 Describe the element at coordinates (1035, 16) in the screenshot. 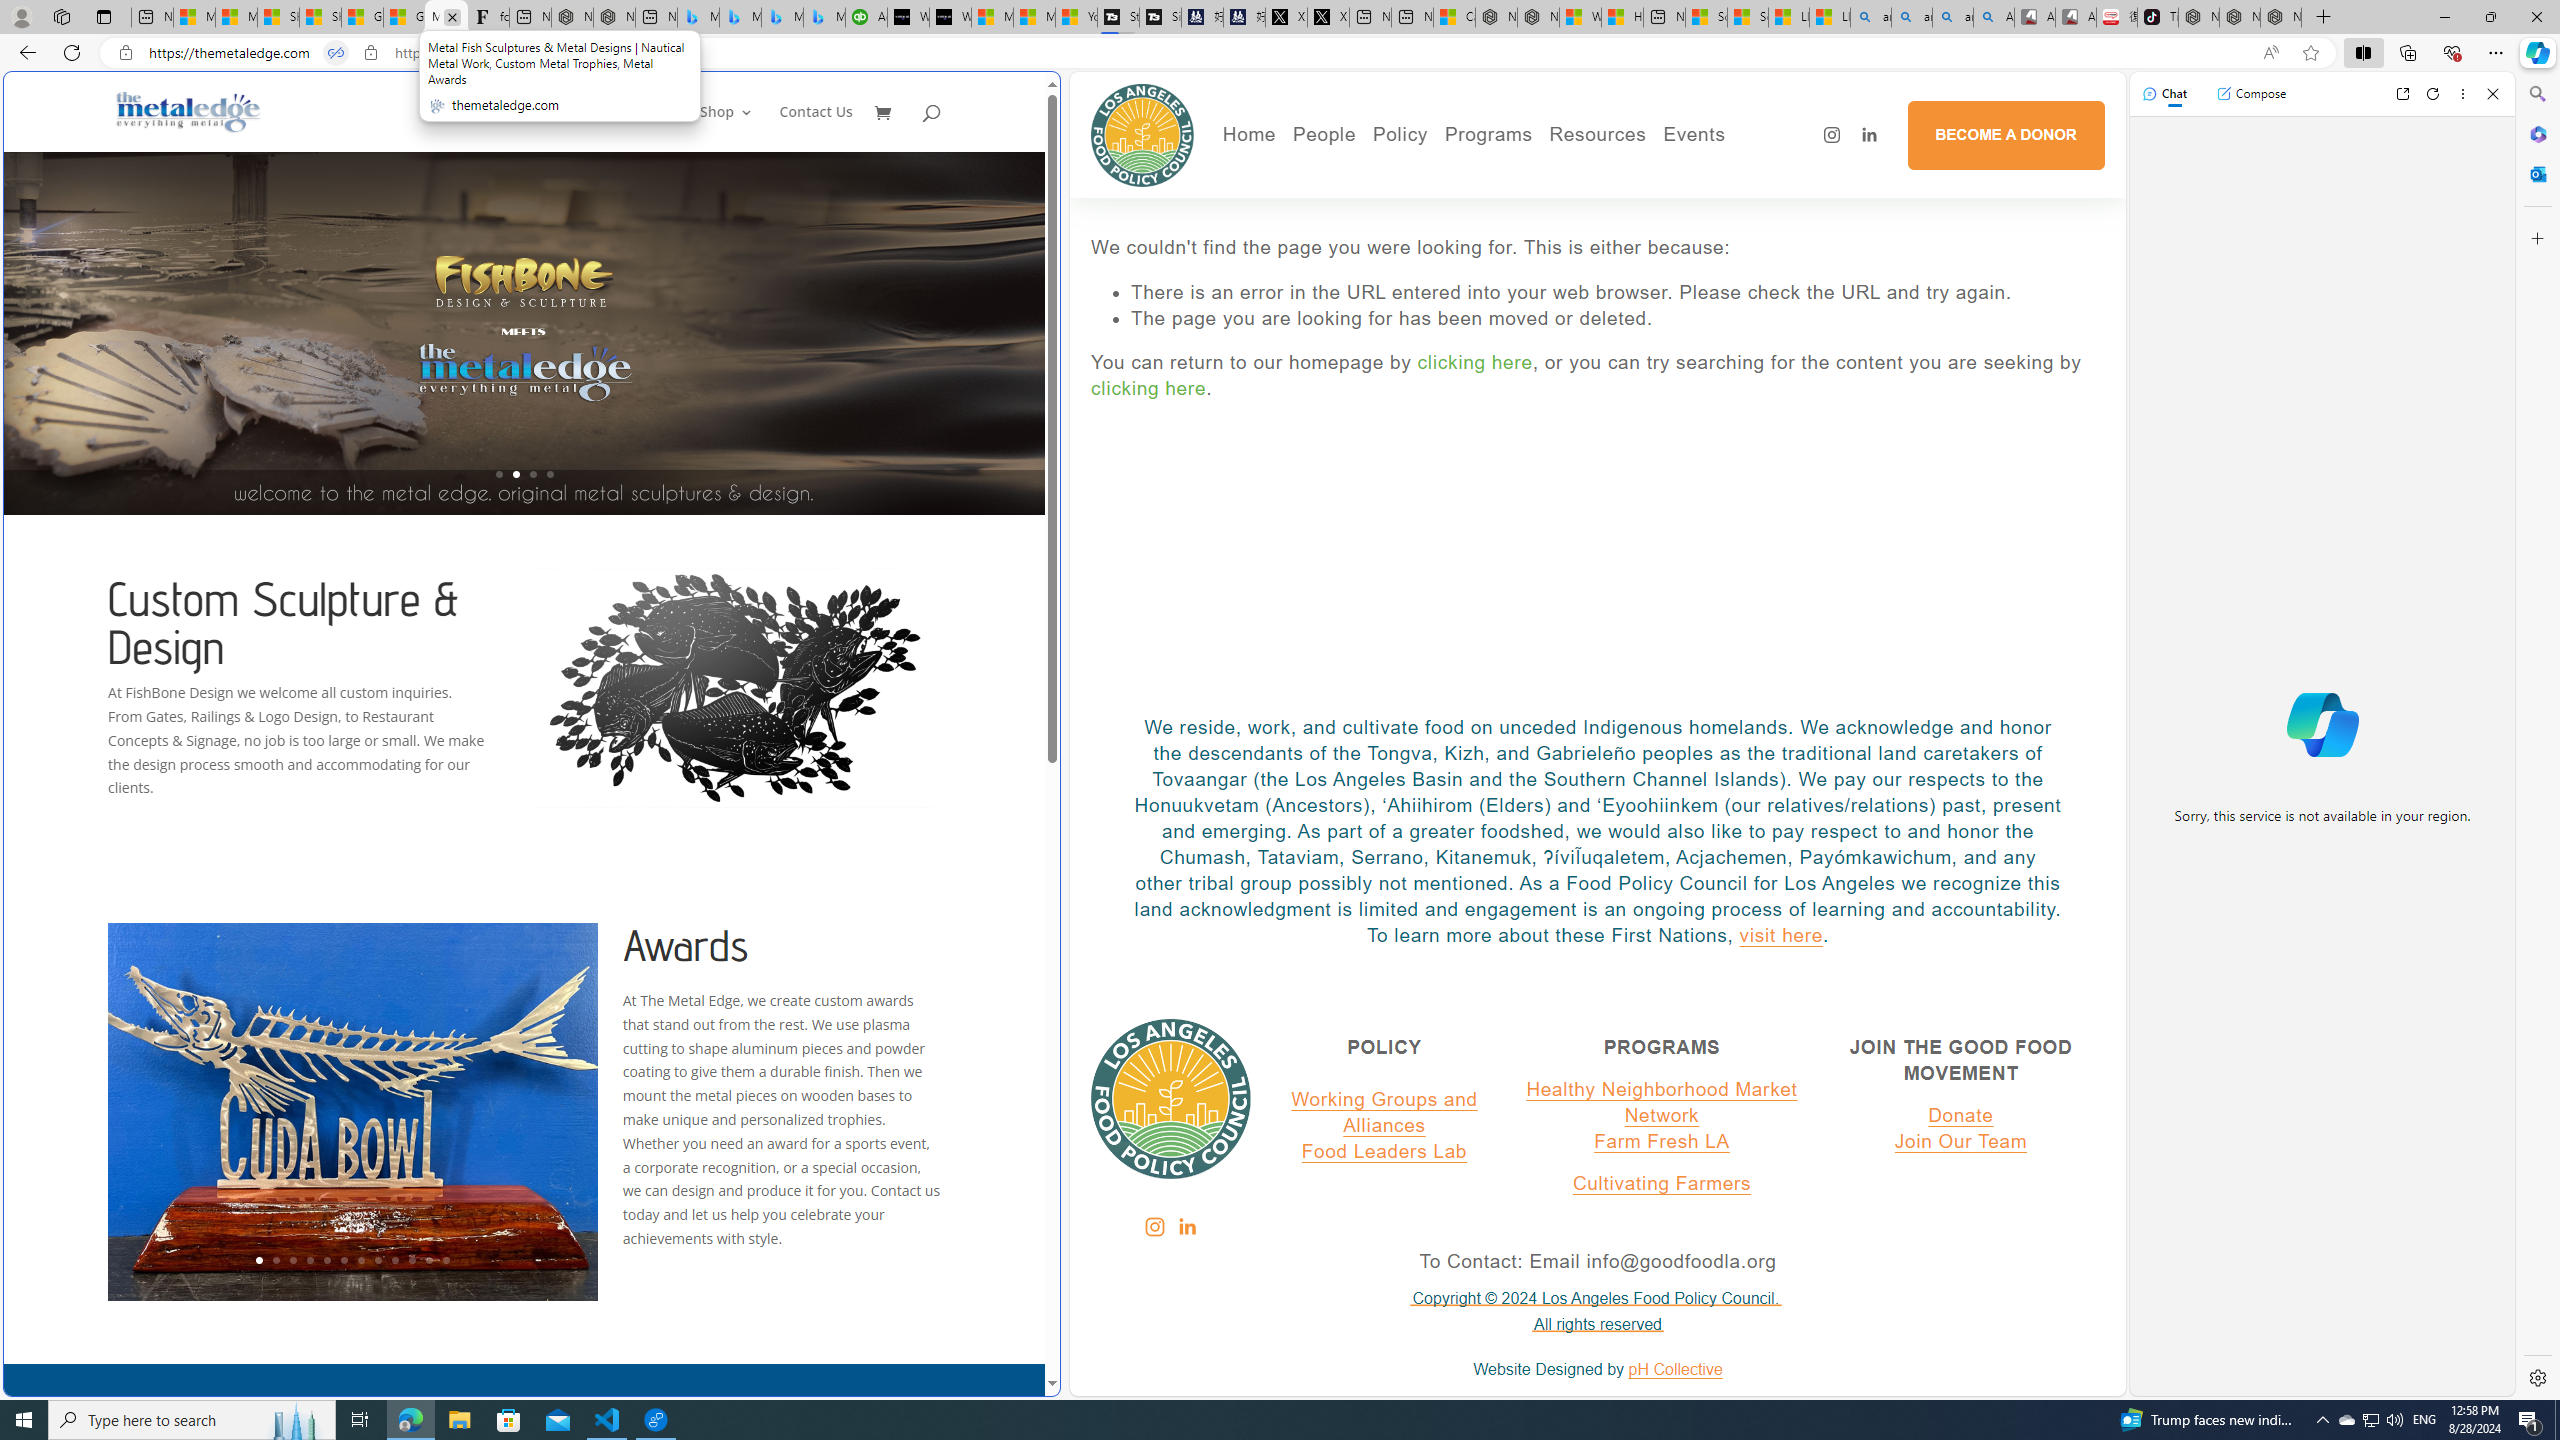

I see `'Microsoft Start'` at that location.